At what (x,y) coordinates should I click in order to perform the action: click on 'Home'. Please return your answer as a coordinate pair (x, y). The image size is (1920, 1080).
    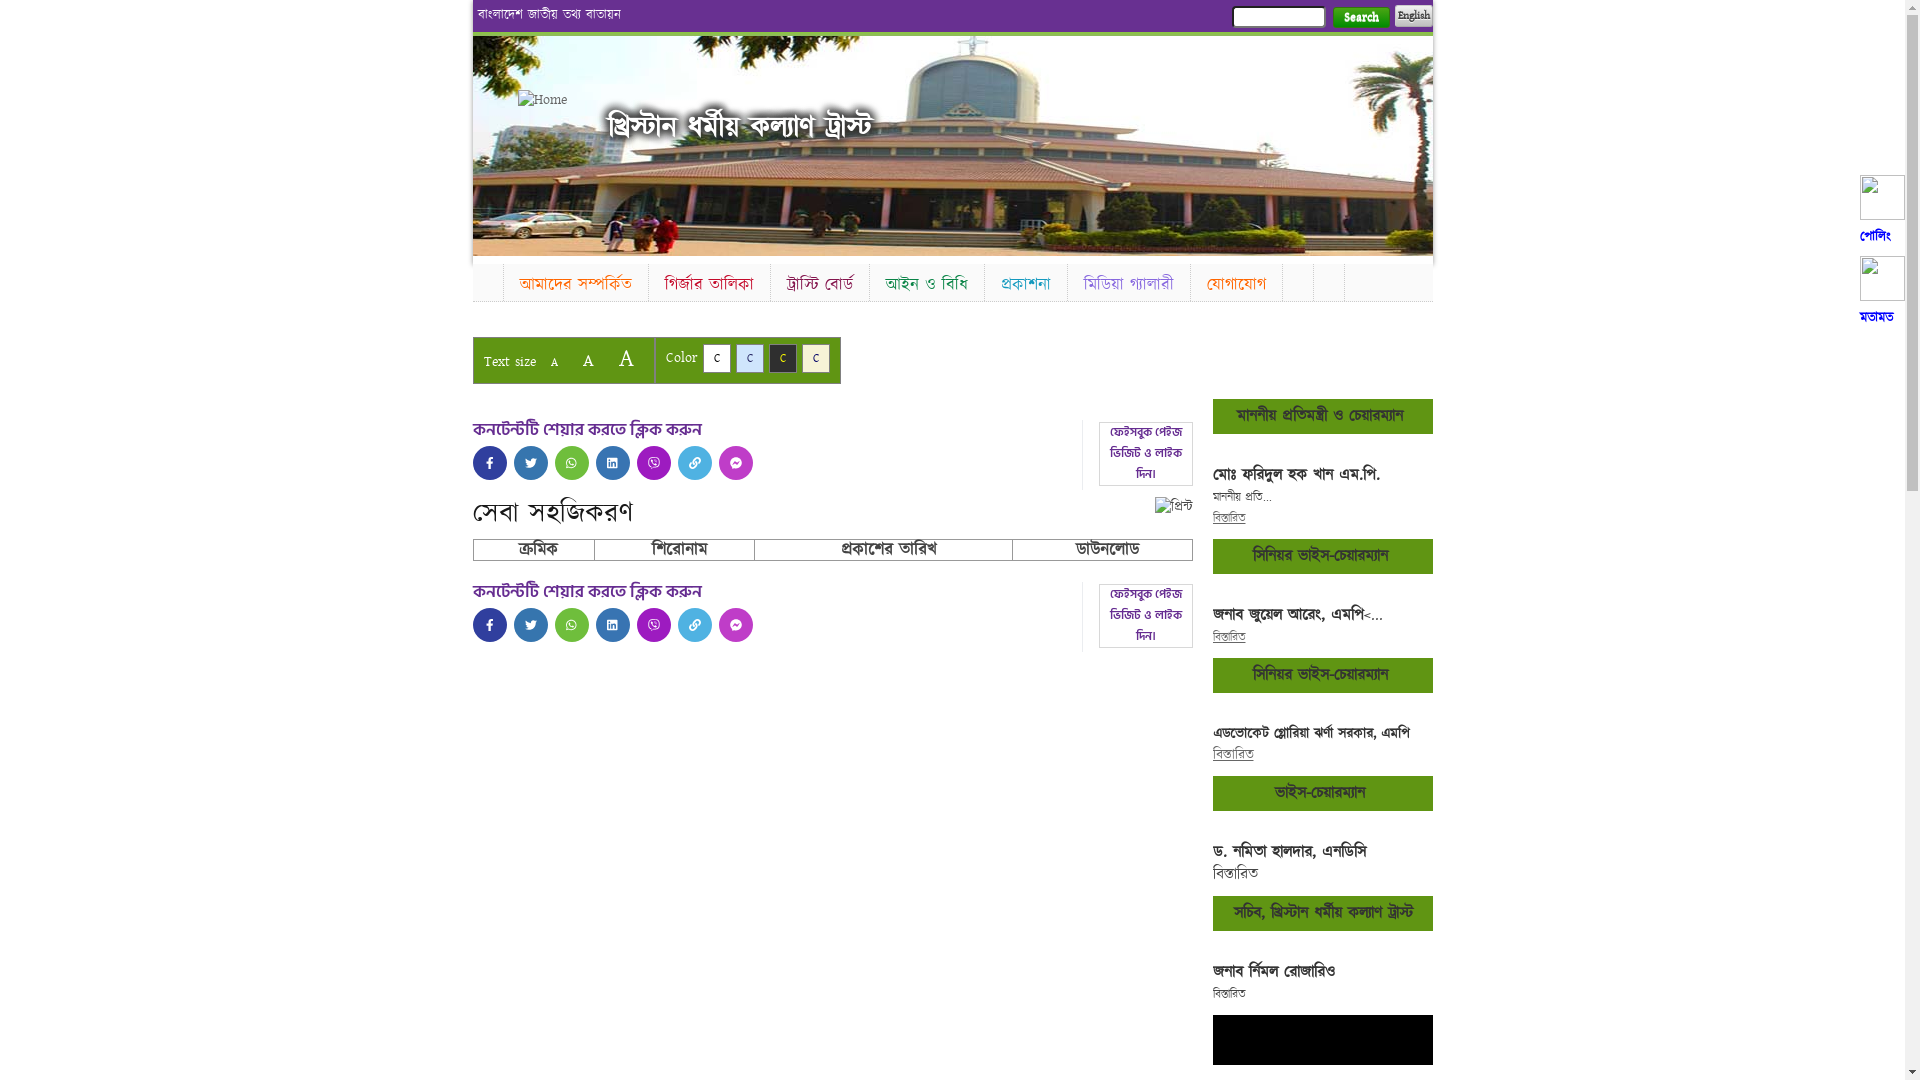
    Looking at the image, I should click on (518, 100).